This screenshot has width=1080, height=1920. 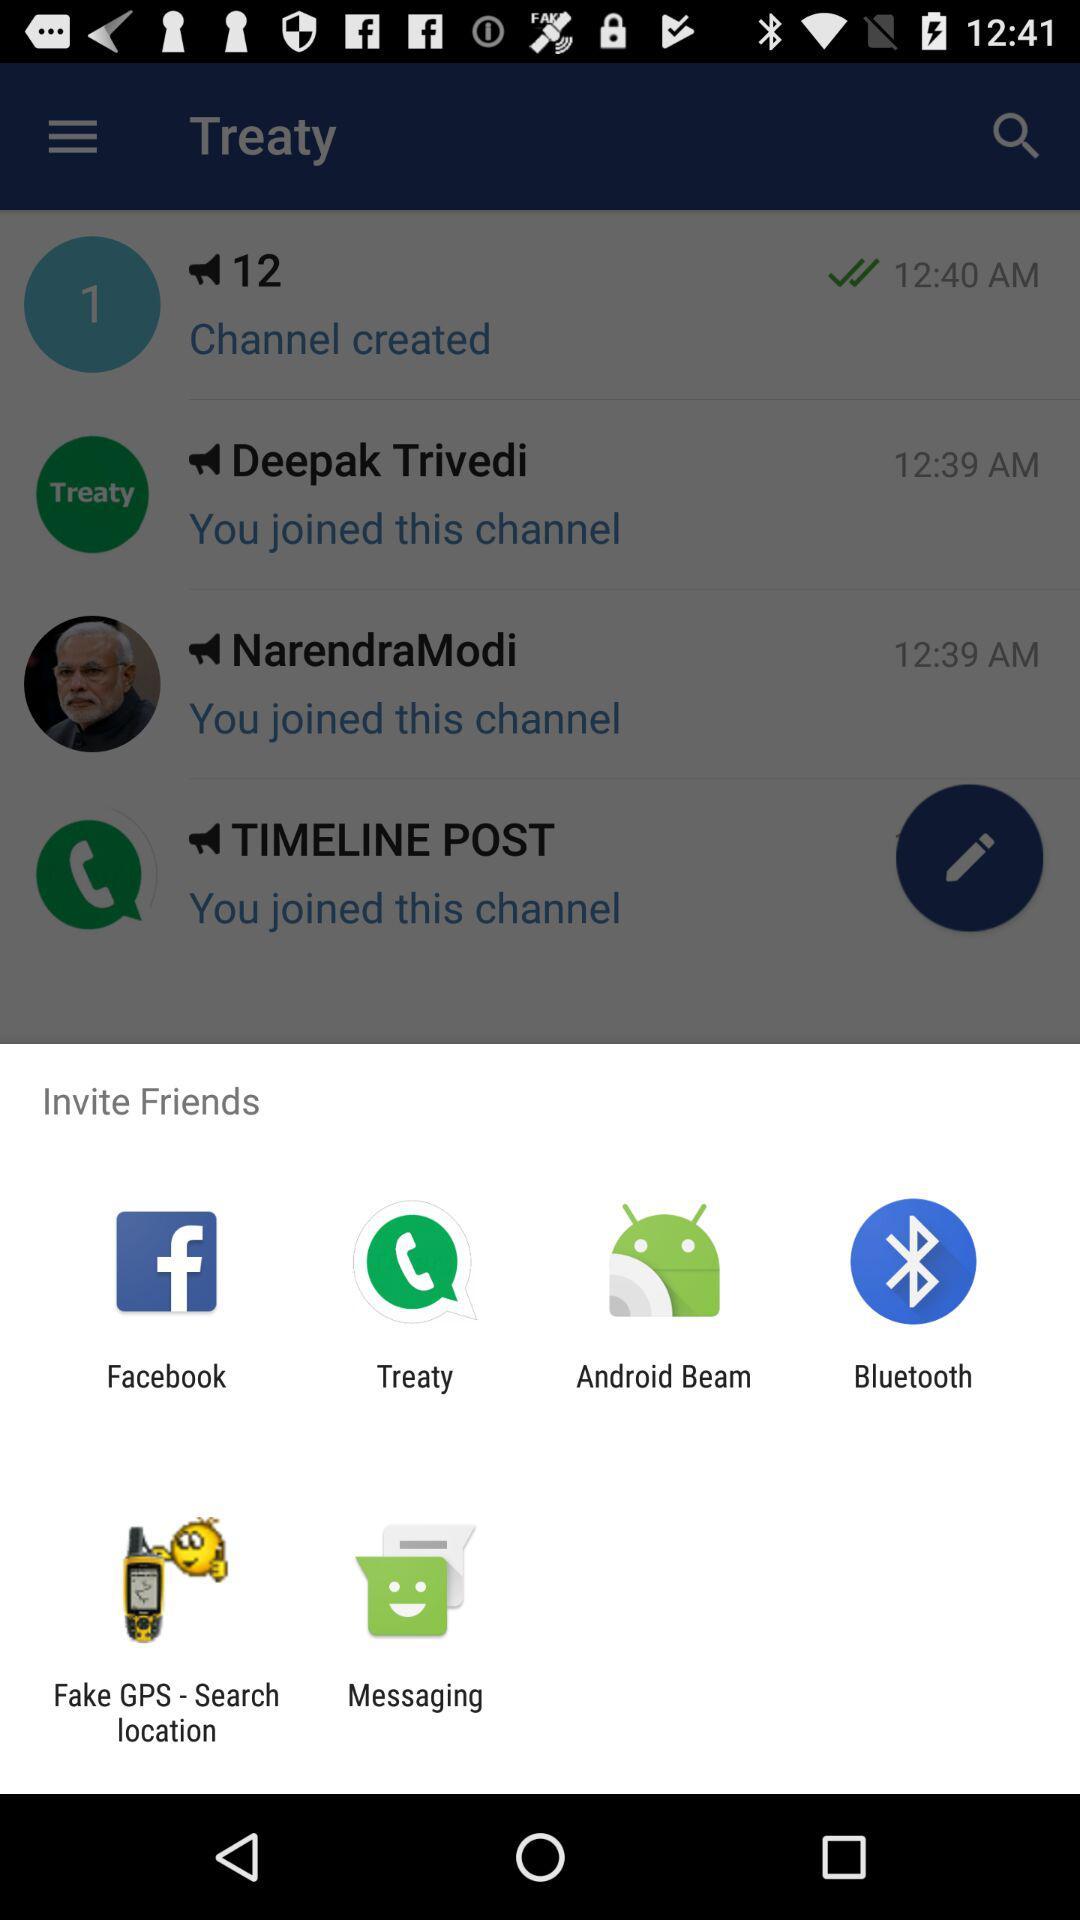 I want to click on bluetooth at the bottom right corner, so click(x=913, y=1392).